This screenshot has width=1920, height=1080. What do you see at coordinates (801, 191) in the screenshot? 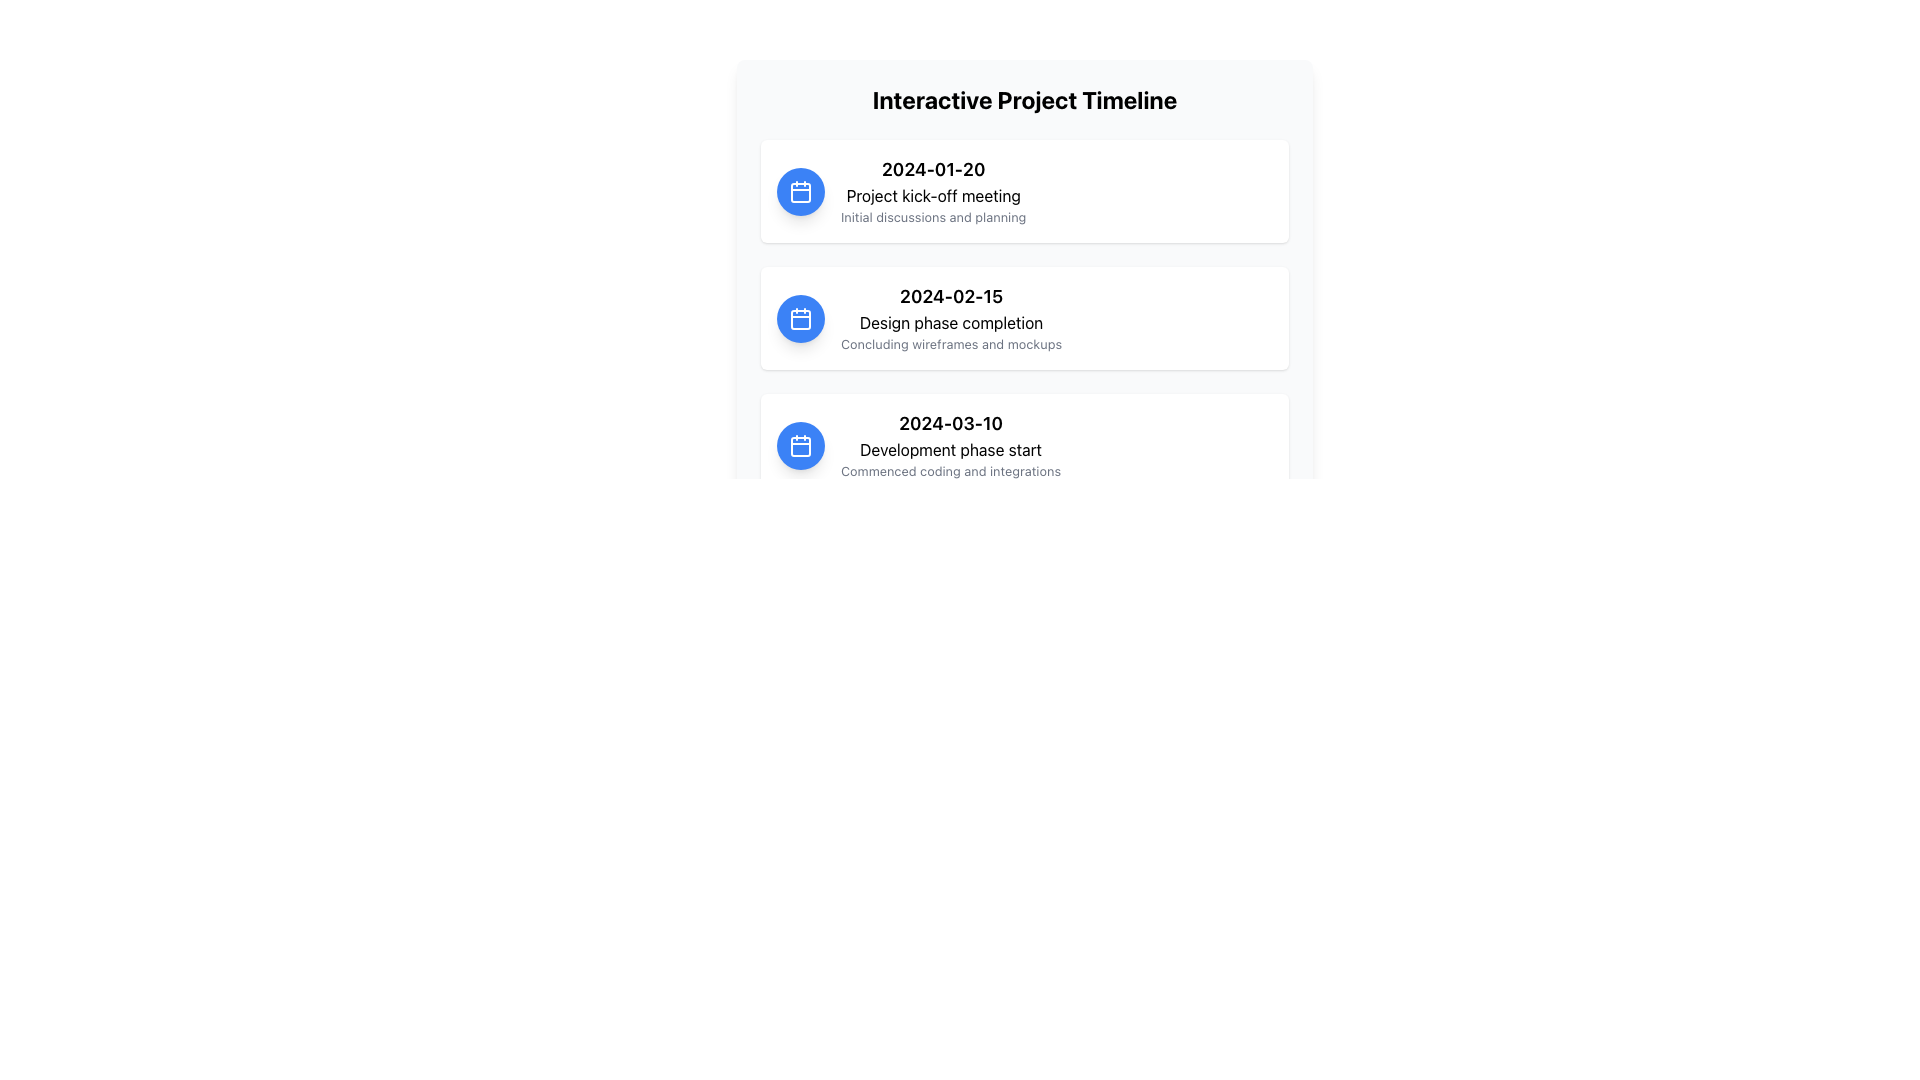
I see `the circular blue Icon button with a white calendar icon, located next to the text displaying '2024-01-20' and 'Project kick-off meeting.'` at bounding box center [801, 191].